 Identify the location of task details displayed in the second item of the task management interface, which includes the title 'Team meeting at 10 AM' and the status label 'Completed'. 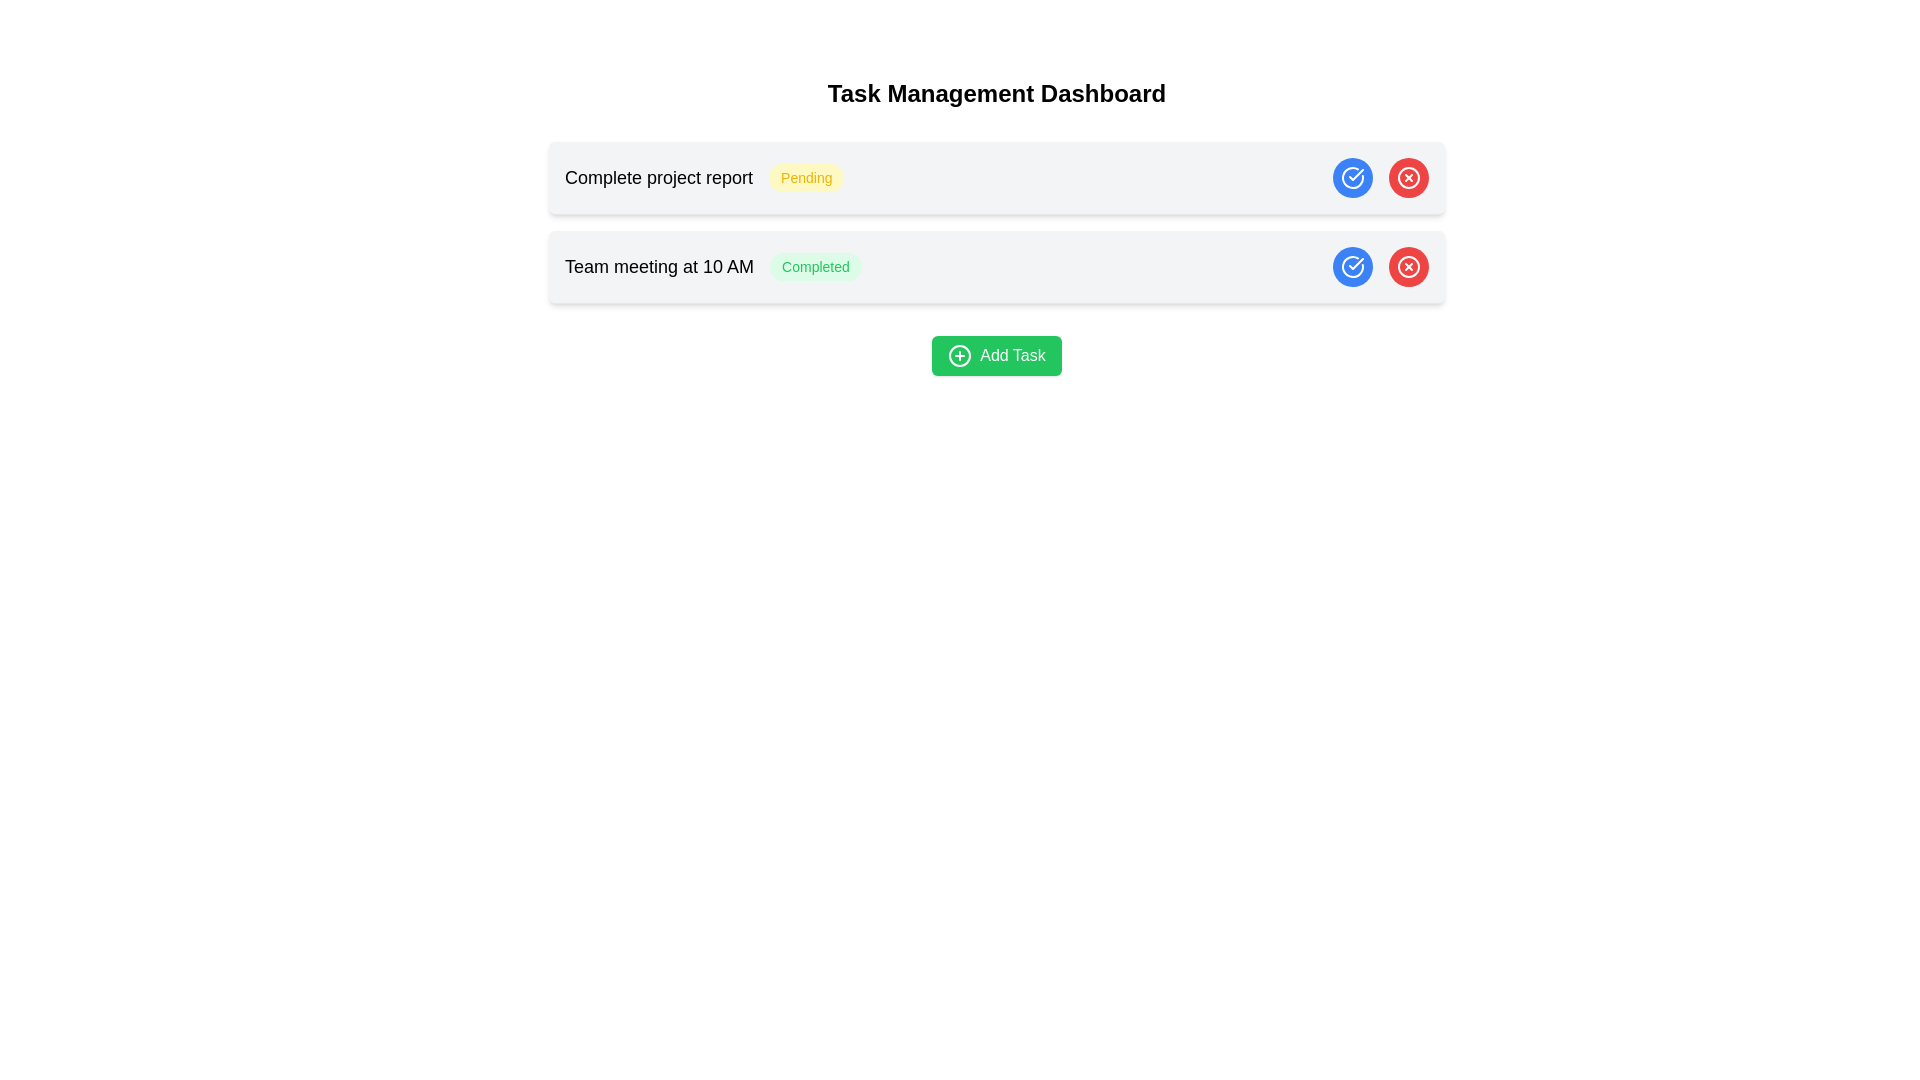
(713, 265).